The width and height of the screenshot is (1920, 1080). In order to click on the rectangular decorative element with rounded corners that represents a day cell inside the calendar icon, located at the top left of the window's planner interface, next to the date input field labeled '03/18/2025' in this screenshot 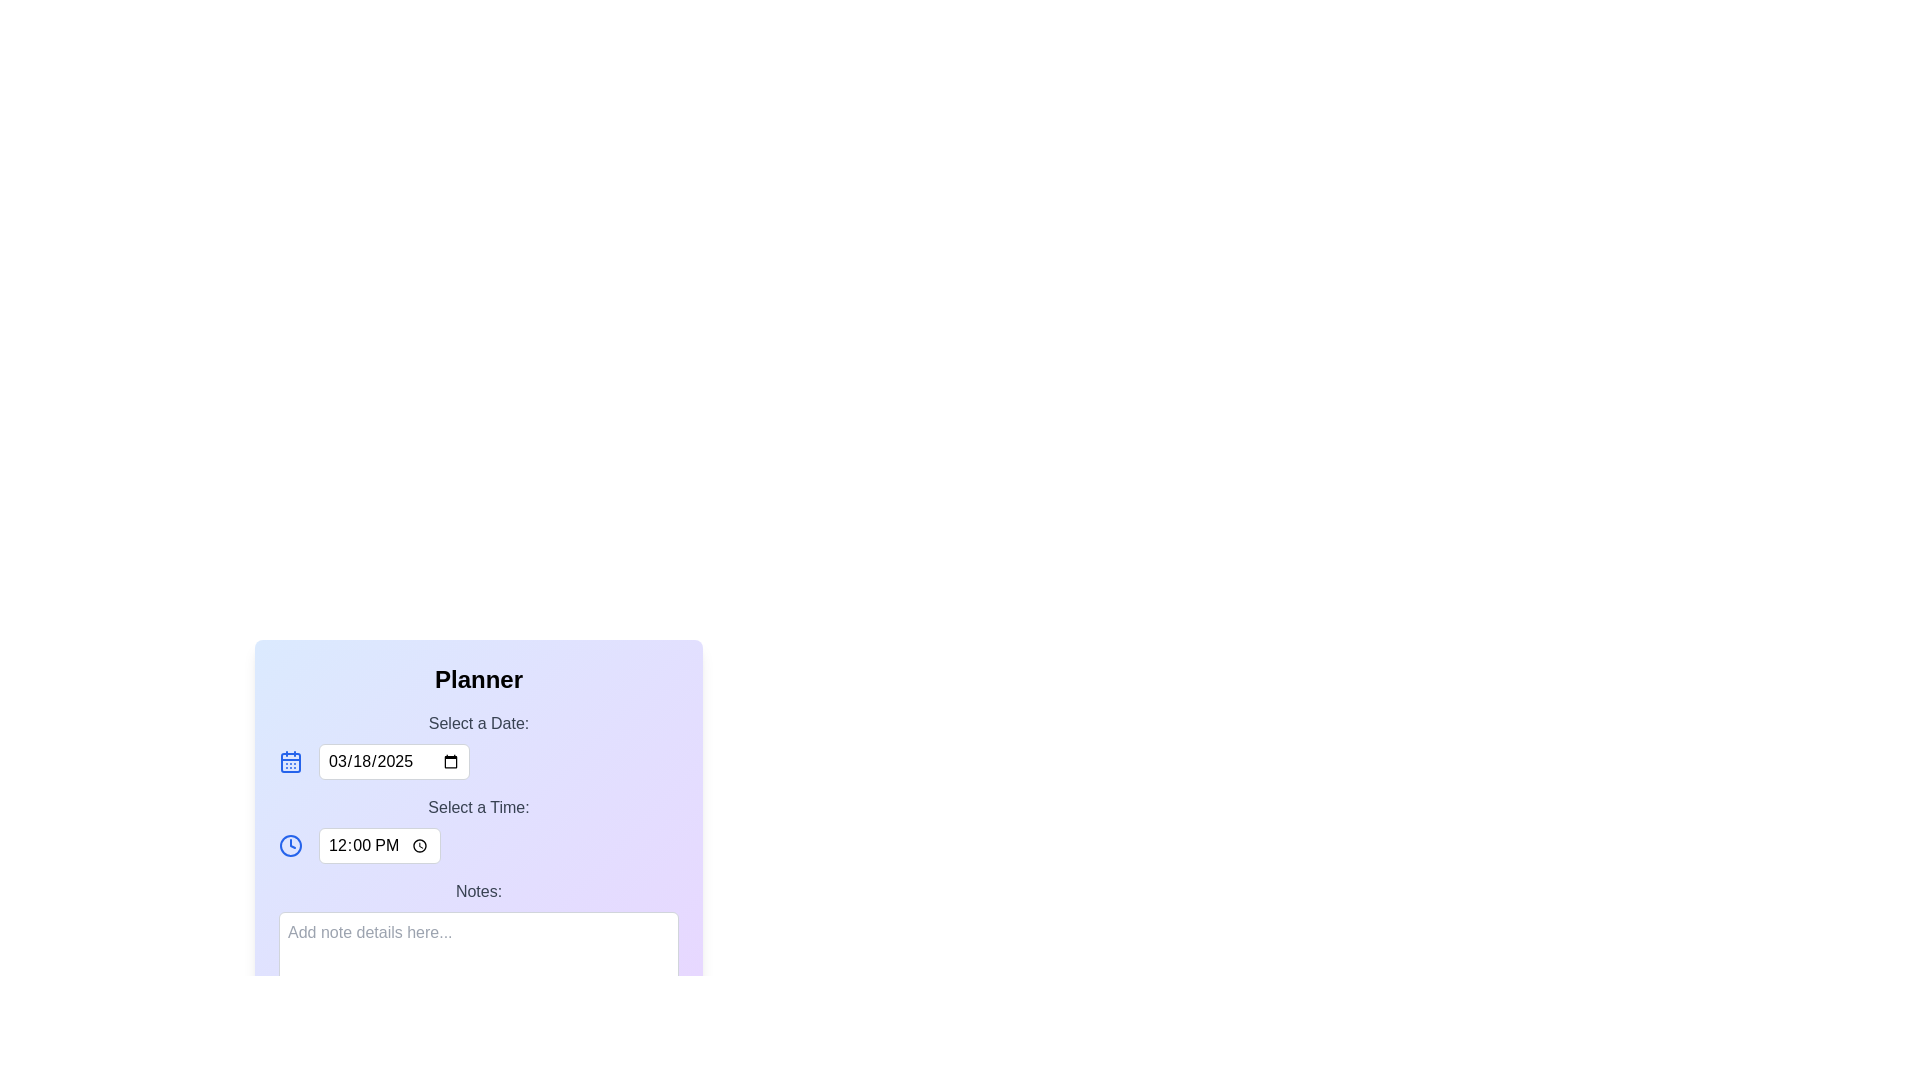, I will do `click(290, 763)`.